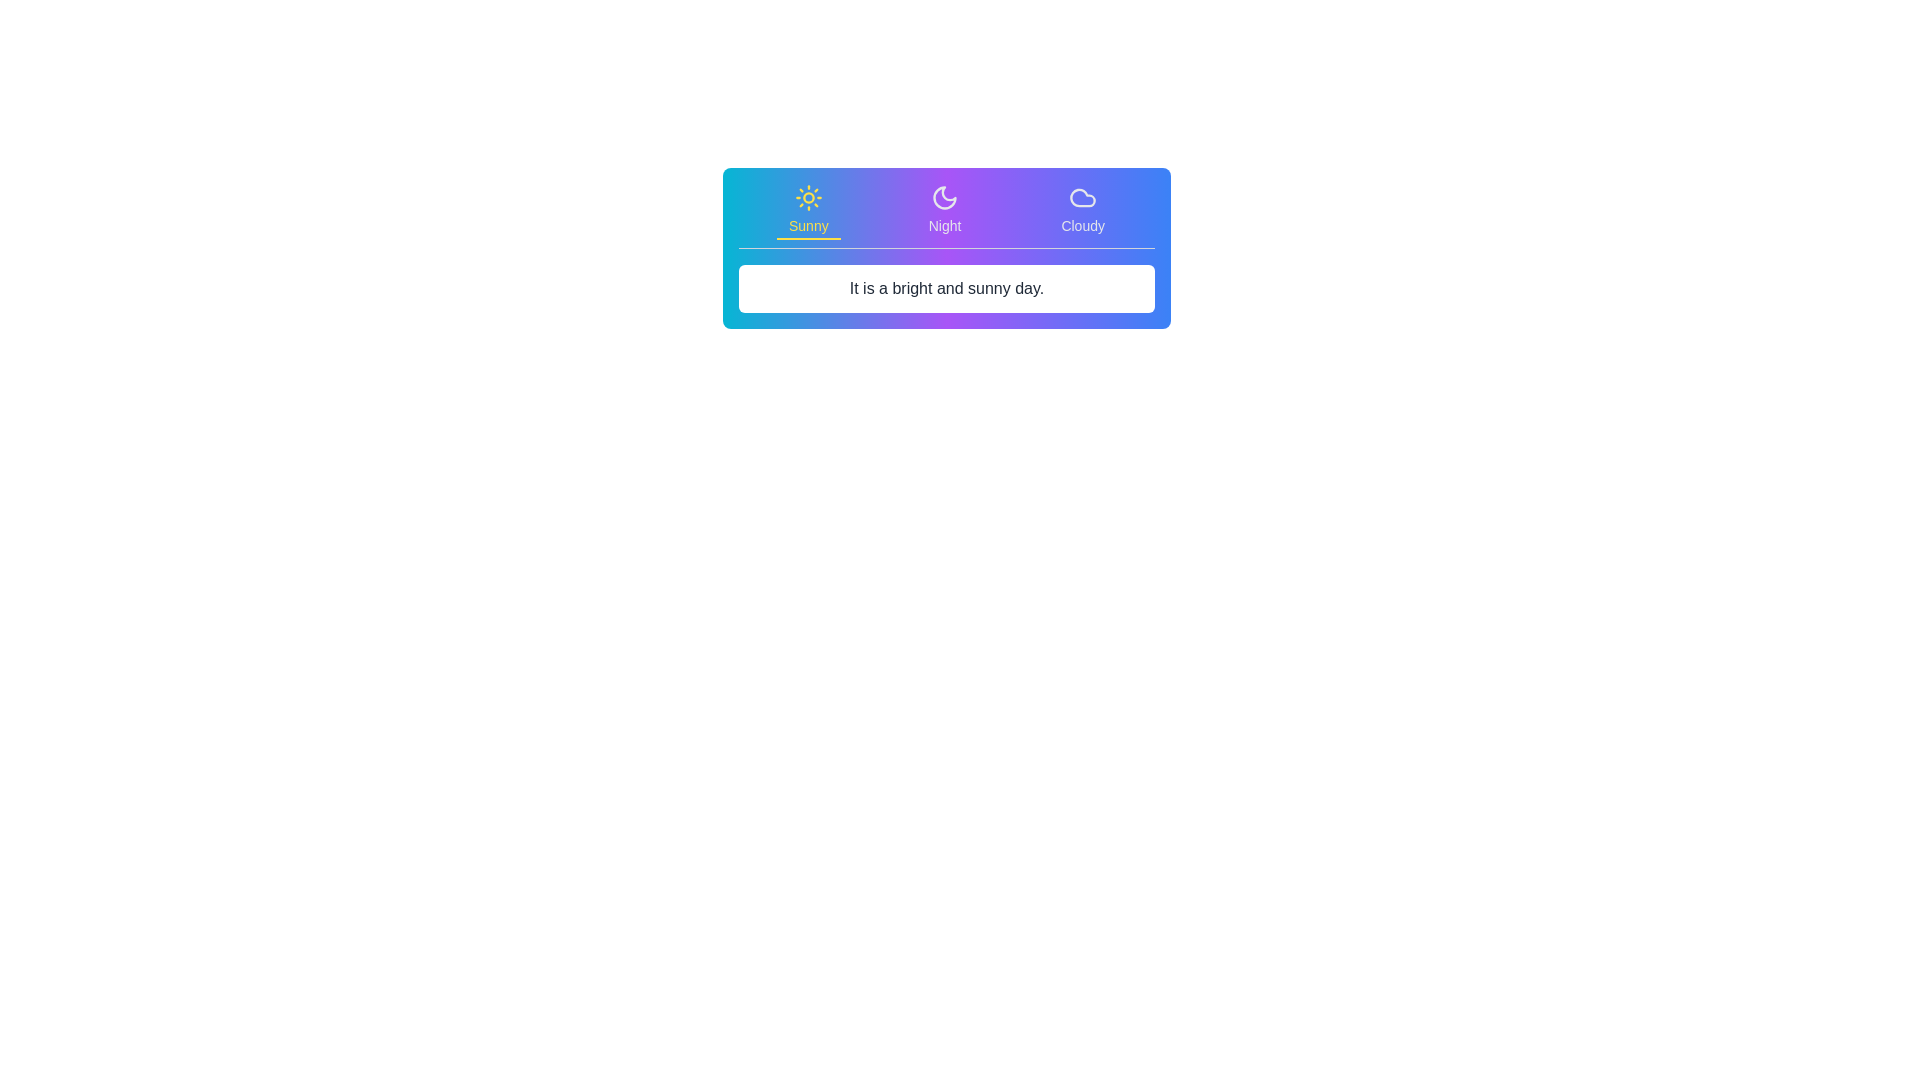  Describe the element at coordinates (944, 212) in the screenshot. I see `the 'Night' button` at that location.